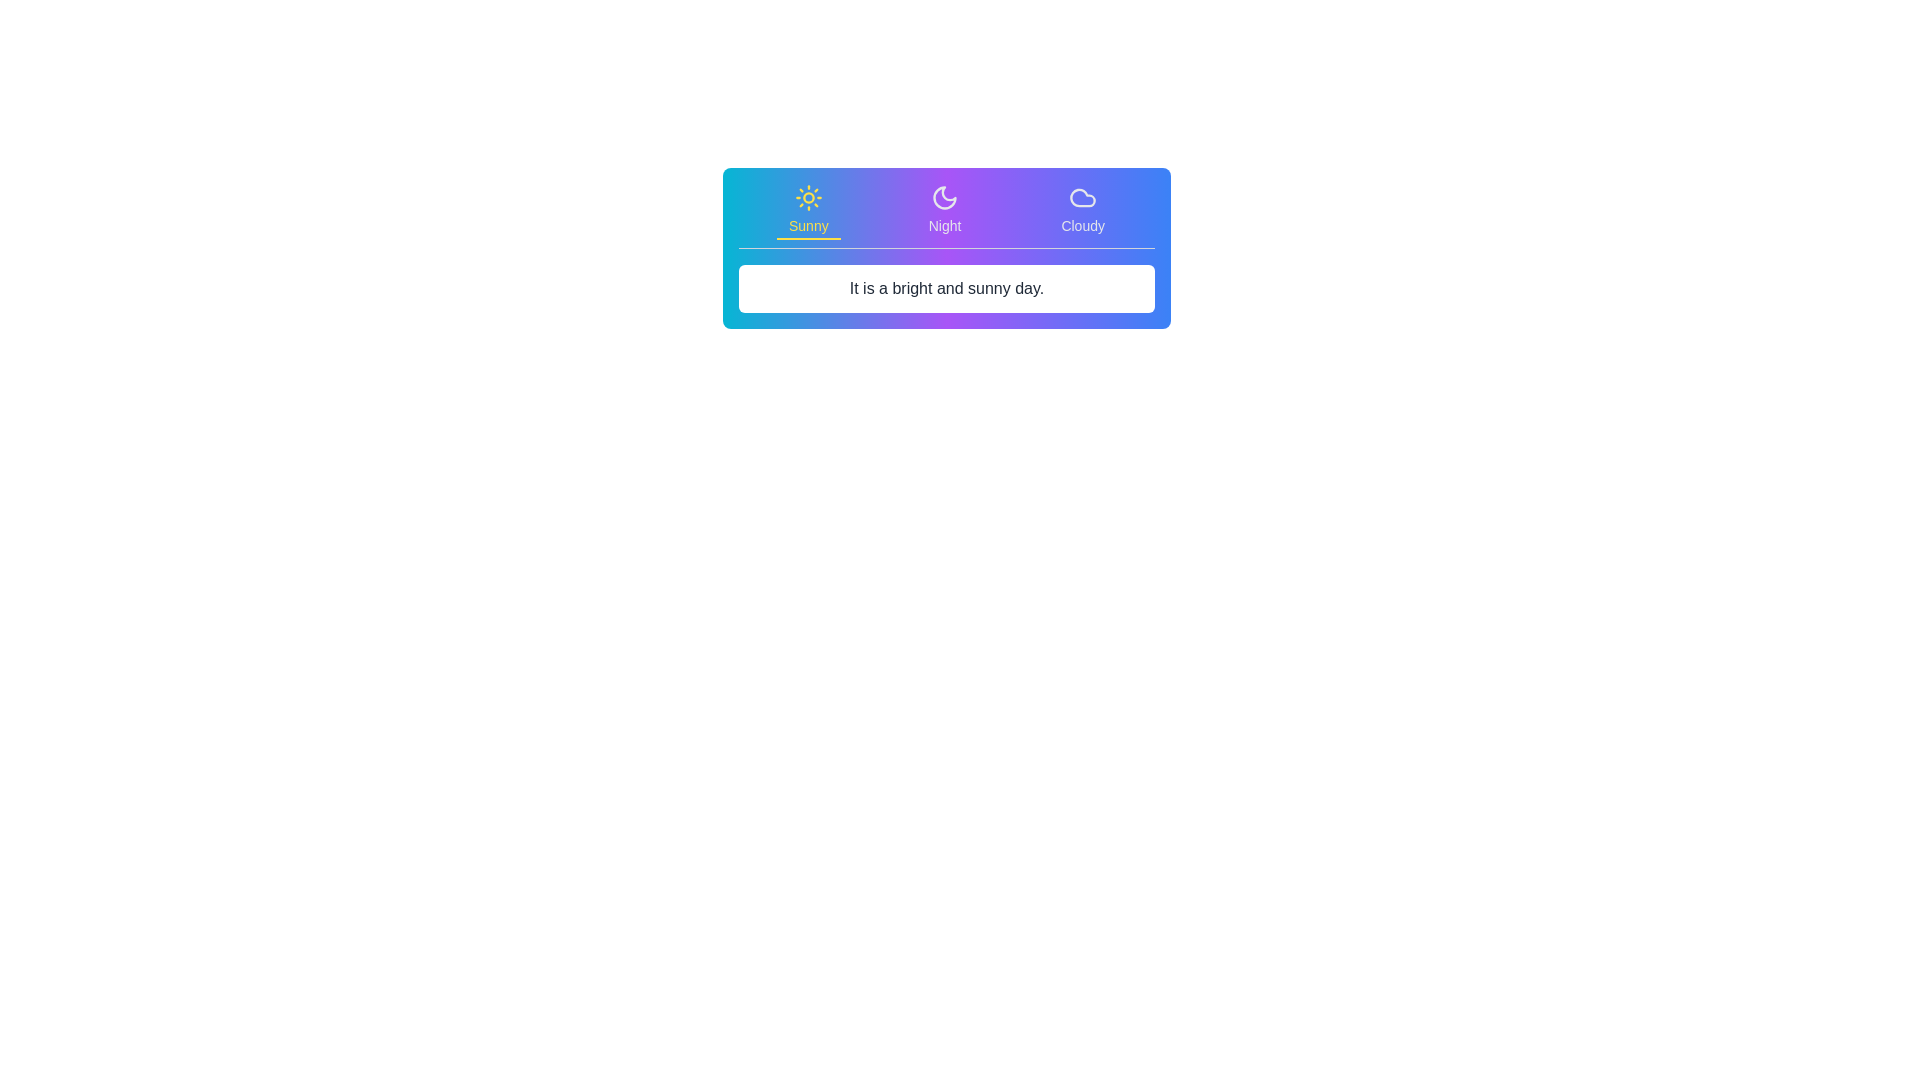  Describe the element at coordinates (944, 212) in the screenshot. I see `the 'Night' button` at that location.